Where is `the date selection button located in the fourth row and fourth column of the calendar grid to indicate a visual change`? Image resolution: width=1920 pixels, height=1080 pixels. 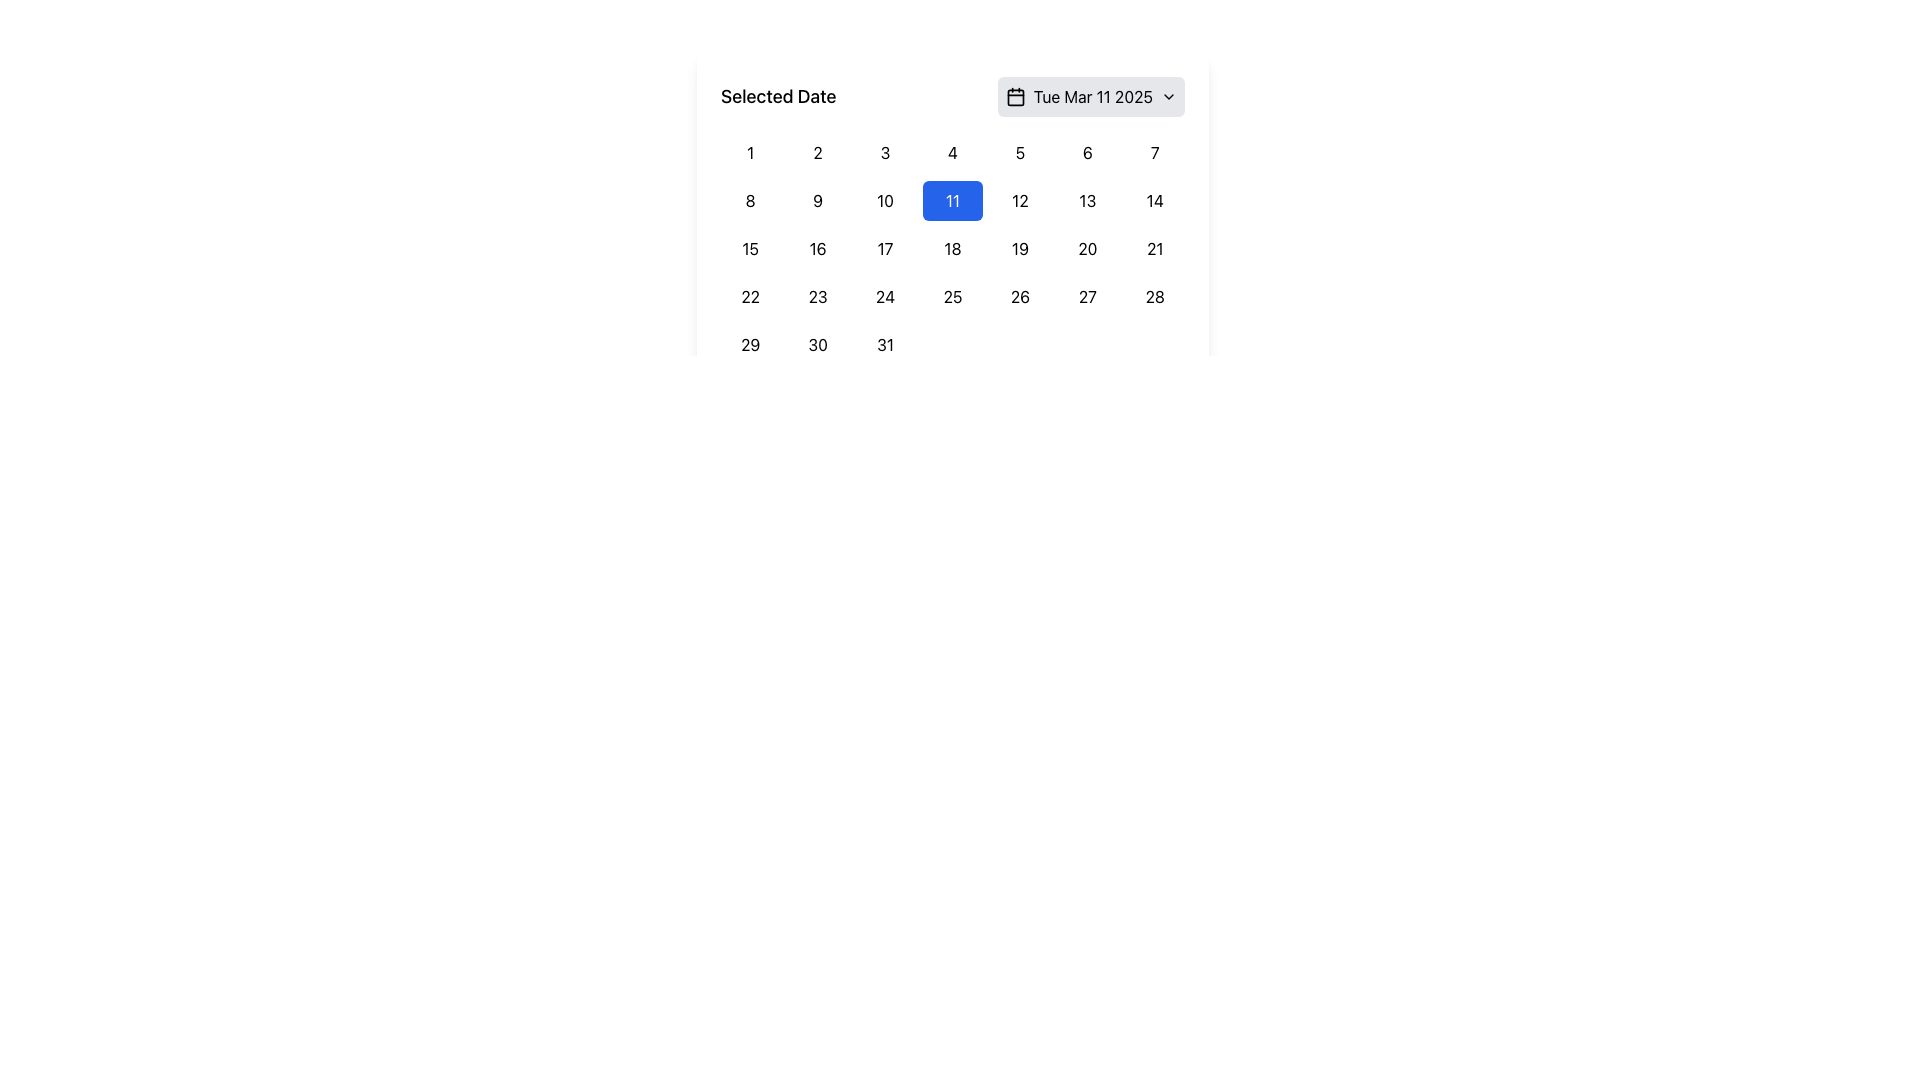
the date selection button located in the fourth row and fourth column of the calendar grid to indicate a visual change is located at coordinates (884, 297).